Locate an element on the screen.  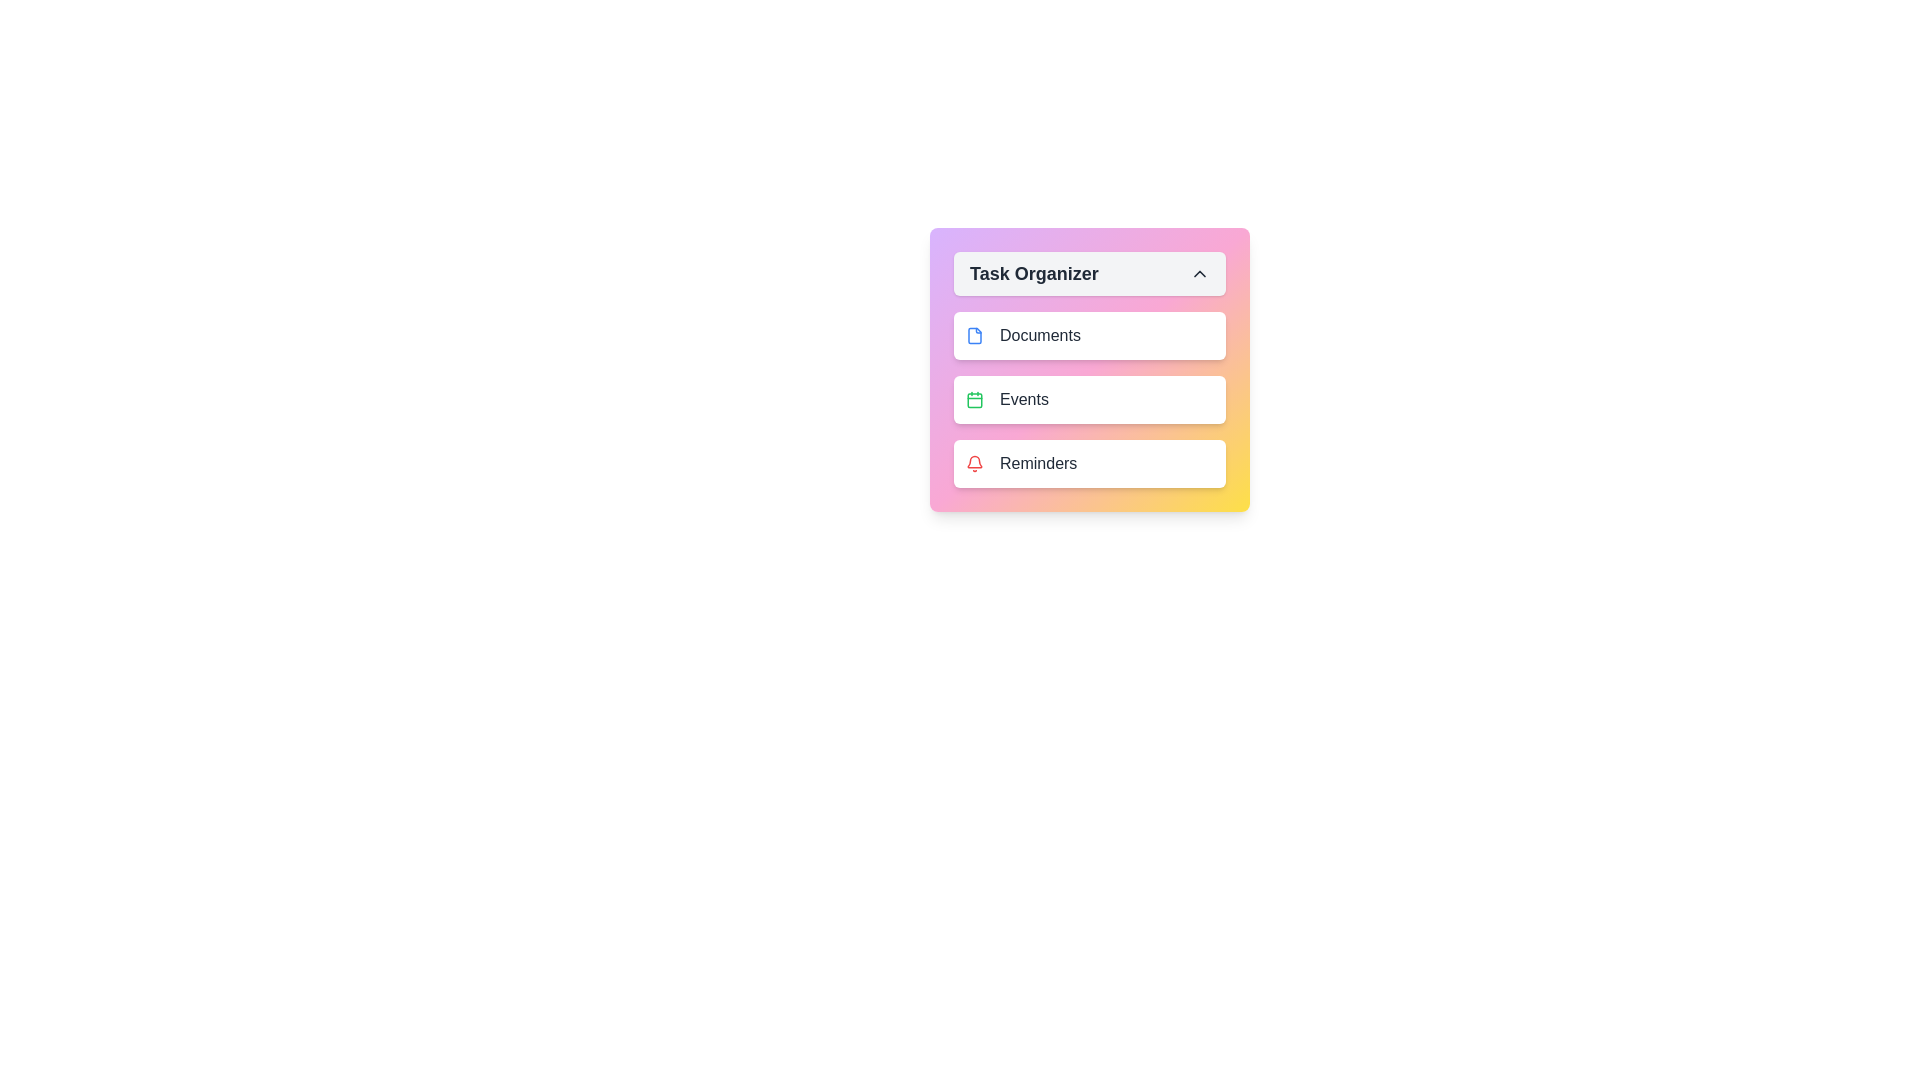
the task item Documents is located at coordinates (1088, 334).